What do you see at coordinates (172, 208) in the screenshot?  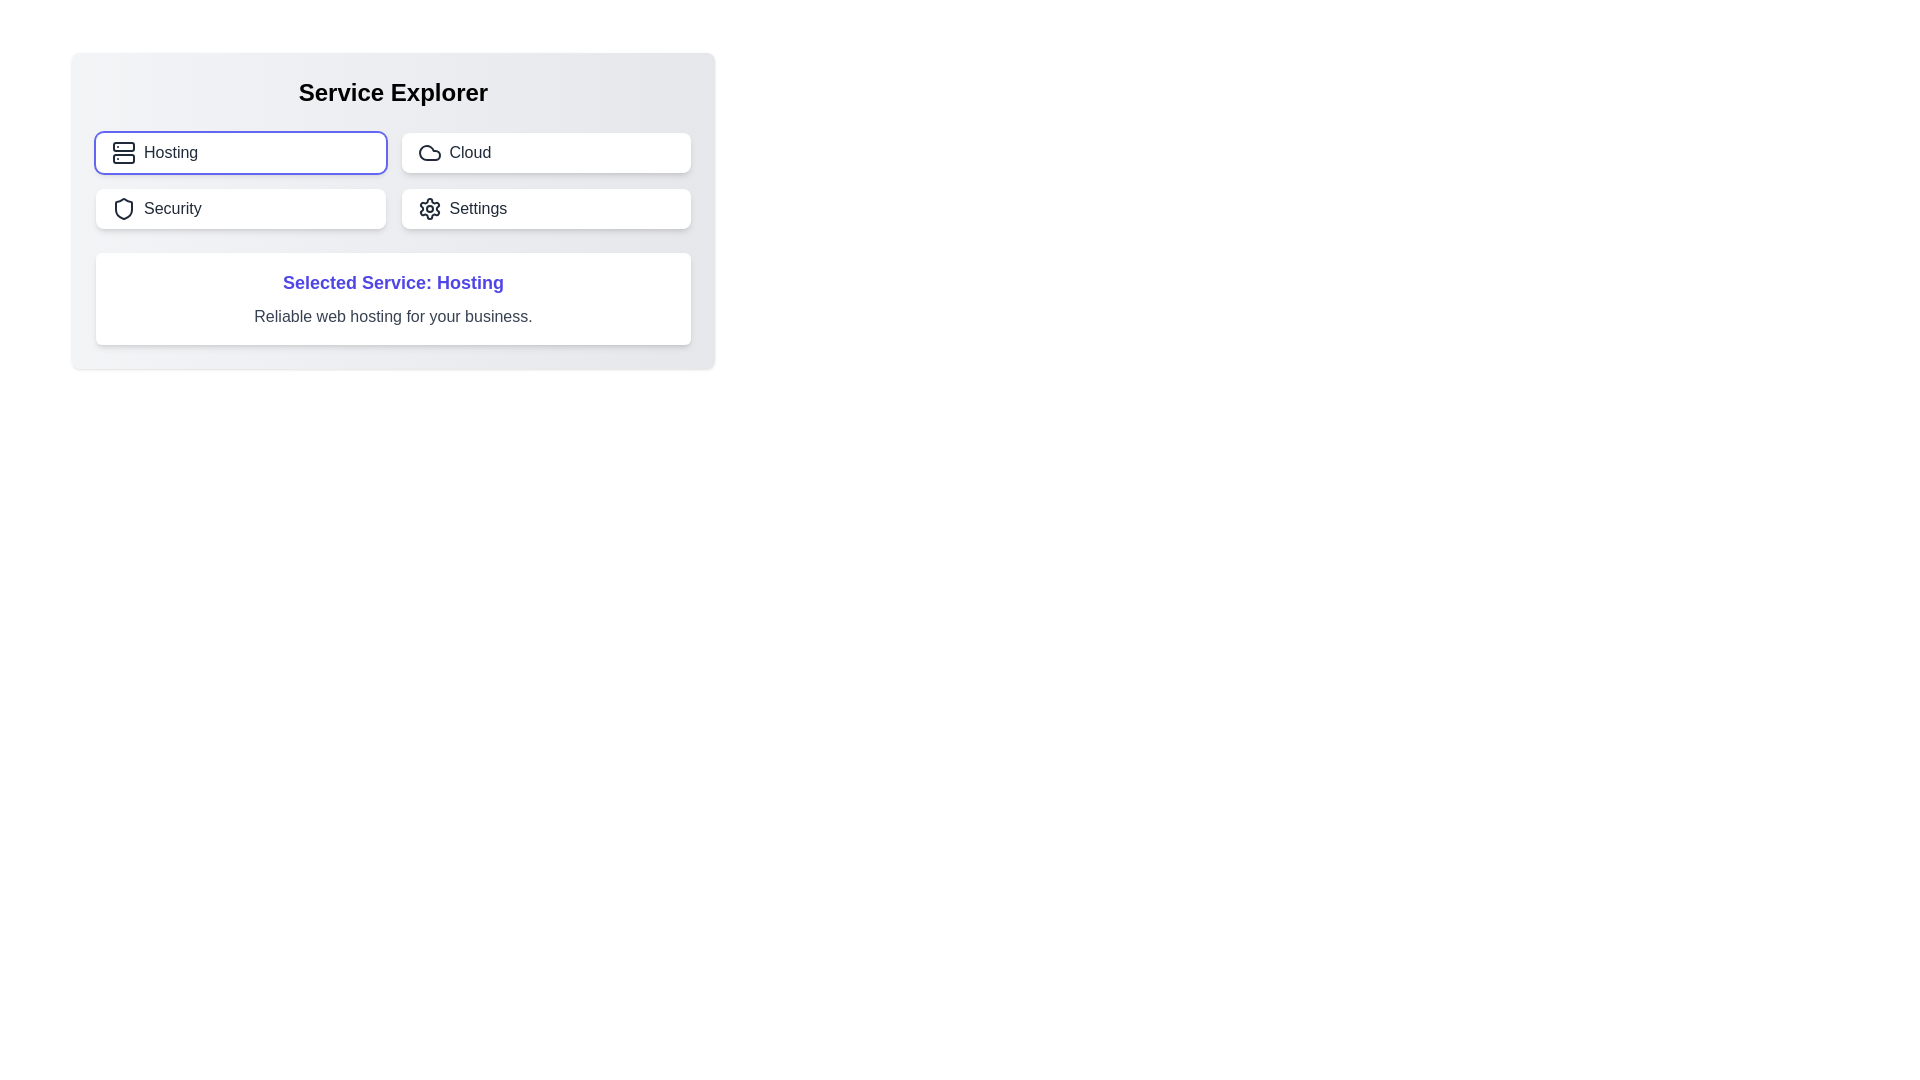 I see `the 'Security' text label, which is a selectable option in the 'Service Explorer' interface, located in the second row of buttons alongside 'Hosting', 'Cloud', and 'Settings'` at bounding box center [172, 208].